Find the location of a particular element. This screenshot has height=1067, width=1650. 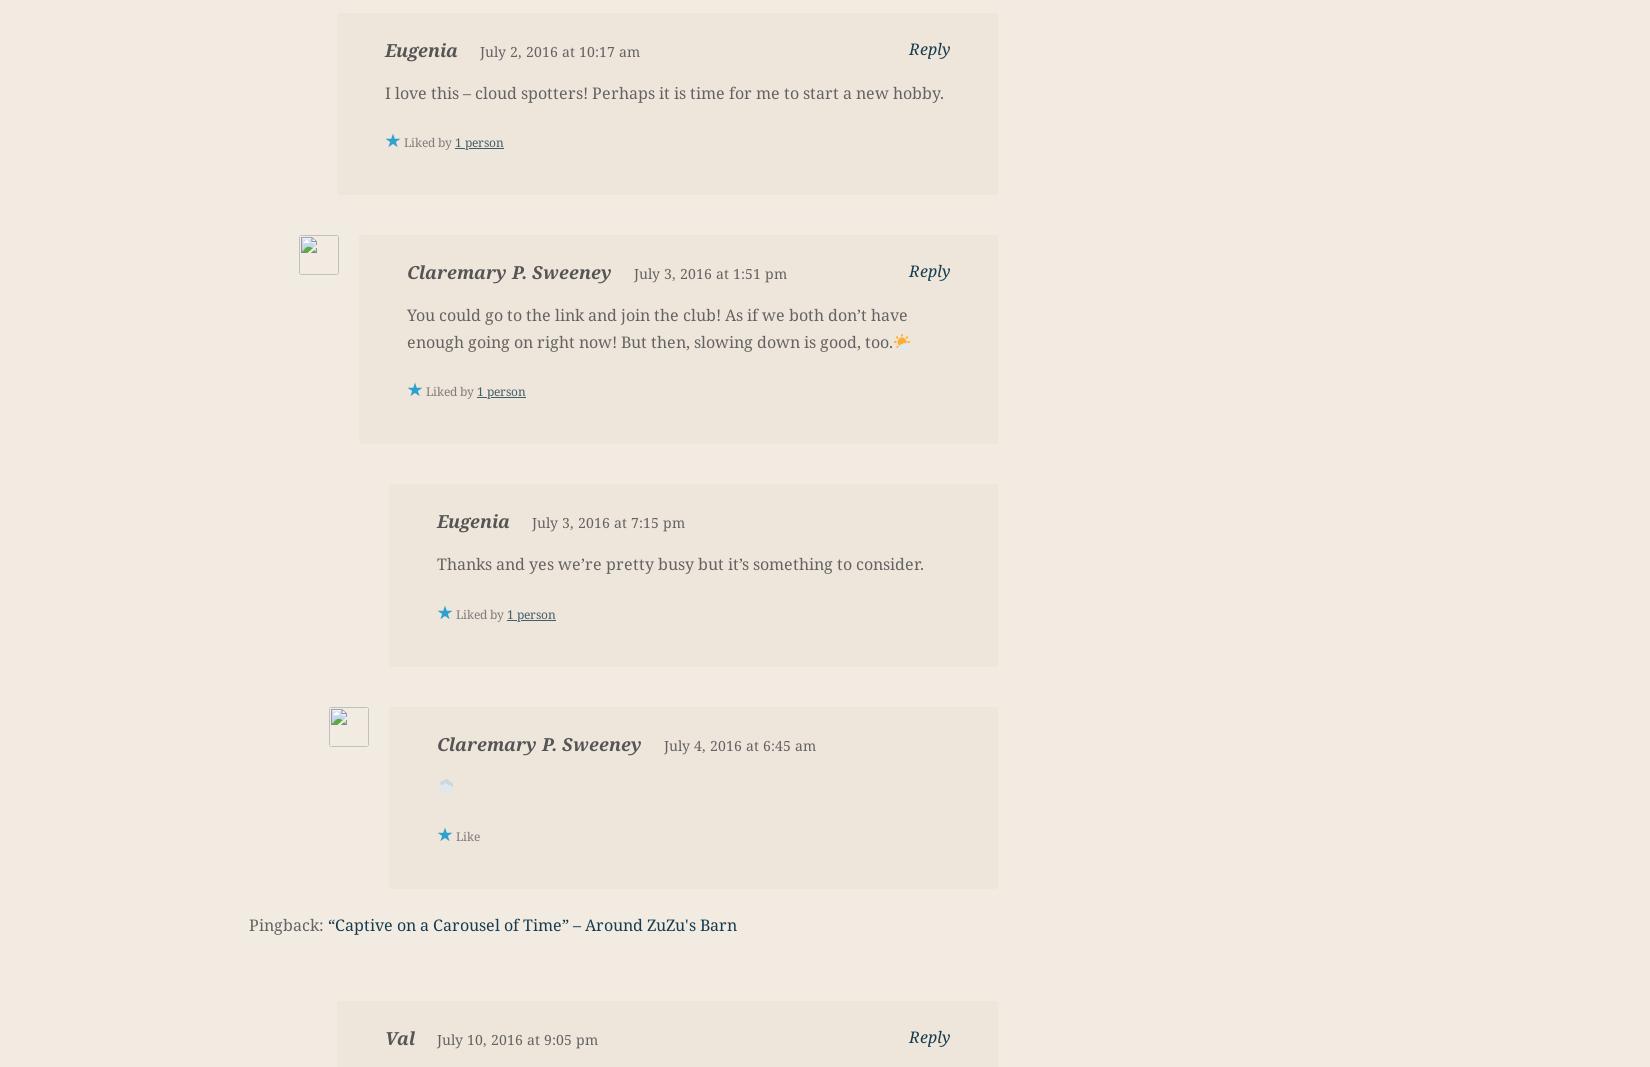

'July 3, 2016 at 7:15 pm' is located at coordinates (607, 521).